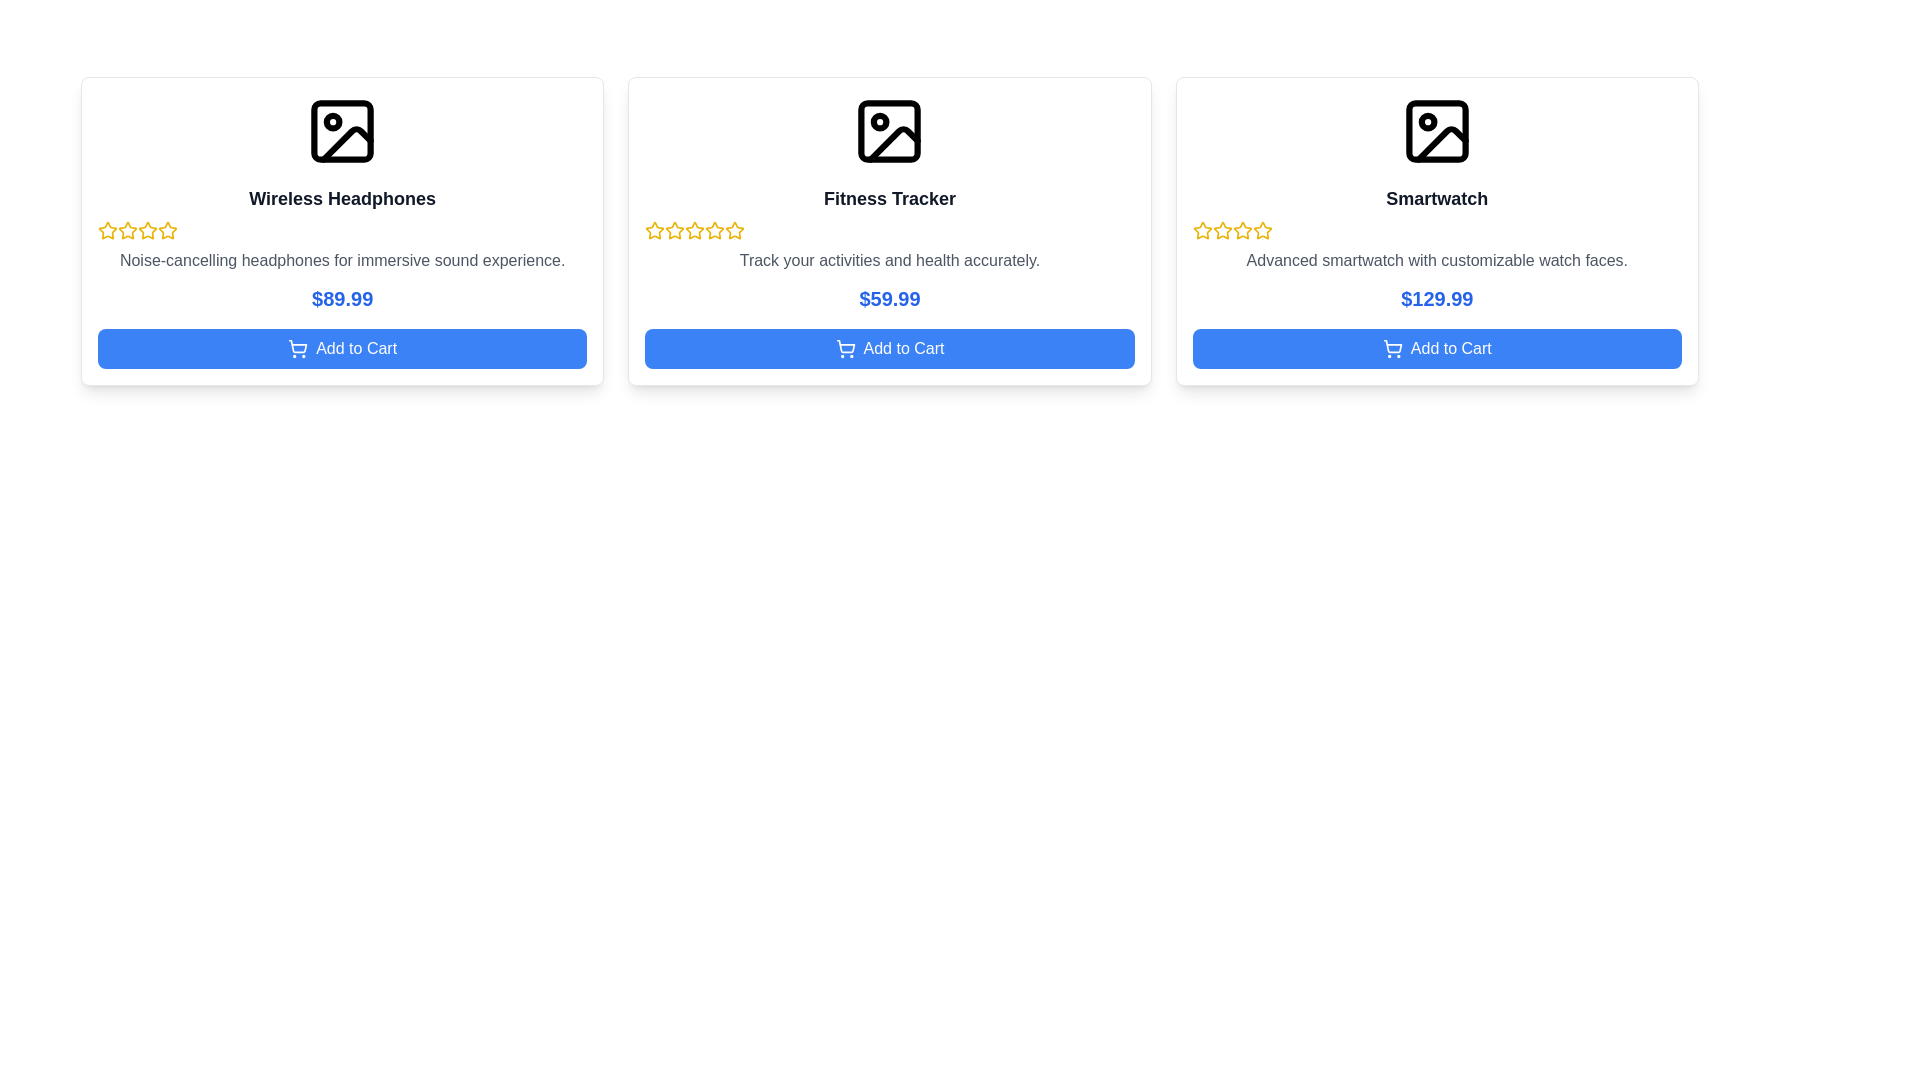  What do you see at coordinates (1436, 347) in the screenshot?
I see `the 'Add to Cart' button for the 'Smartwatch' item located at the bottom of its product card` at bounding box center [1436, 347].